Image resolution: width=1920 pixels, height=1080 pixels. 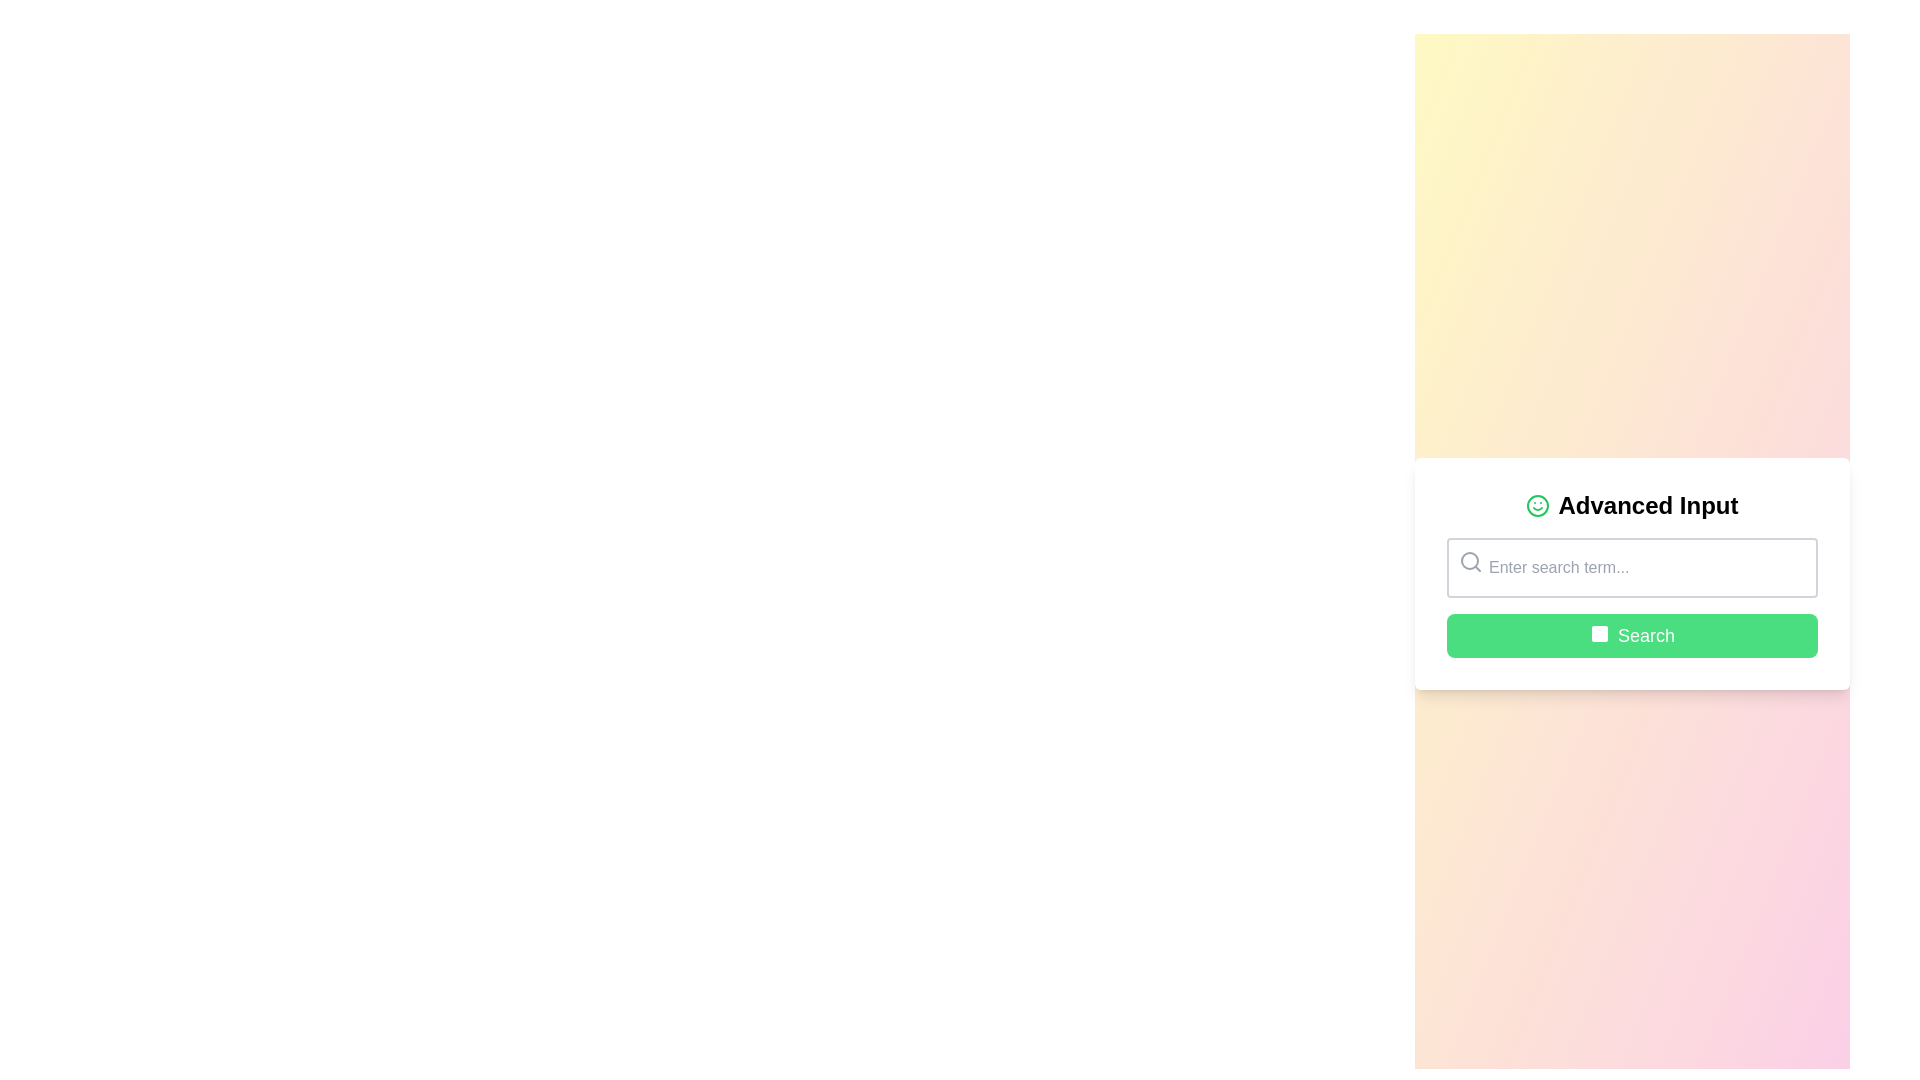 What do you see at coordinates (1598, 636) in the screenshot?
I see `the icon located to the left side of the green 'Search' button, which is vertically centered and closely aligned with the text 'Search'` at bounding box center [1598, 636].